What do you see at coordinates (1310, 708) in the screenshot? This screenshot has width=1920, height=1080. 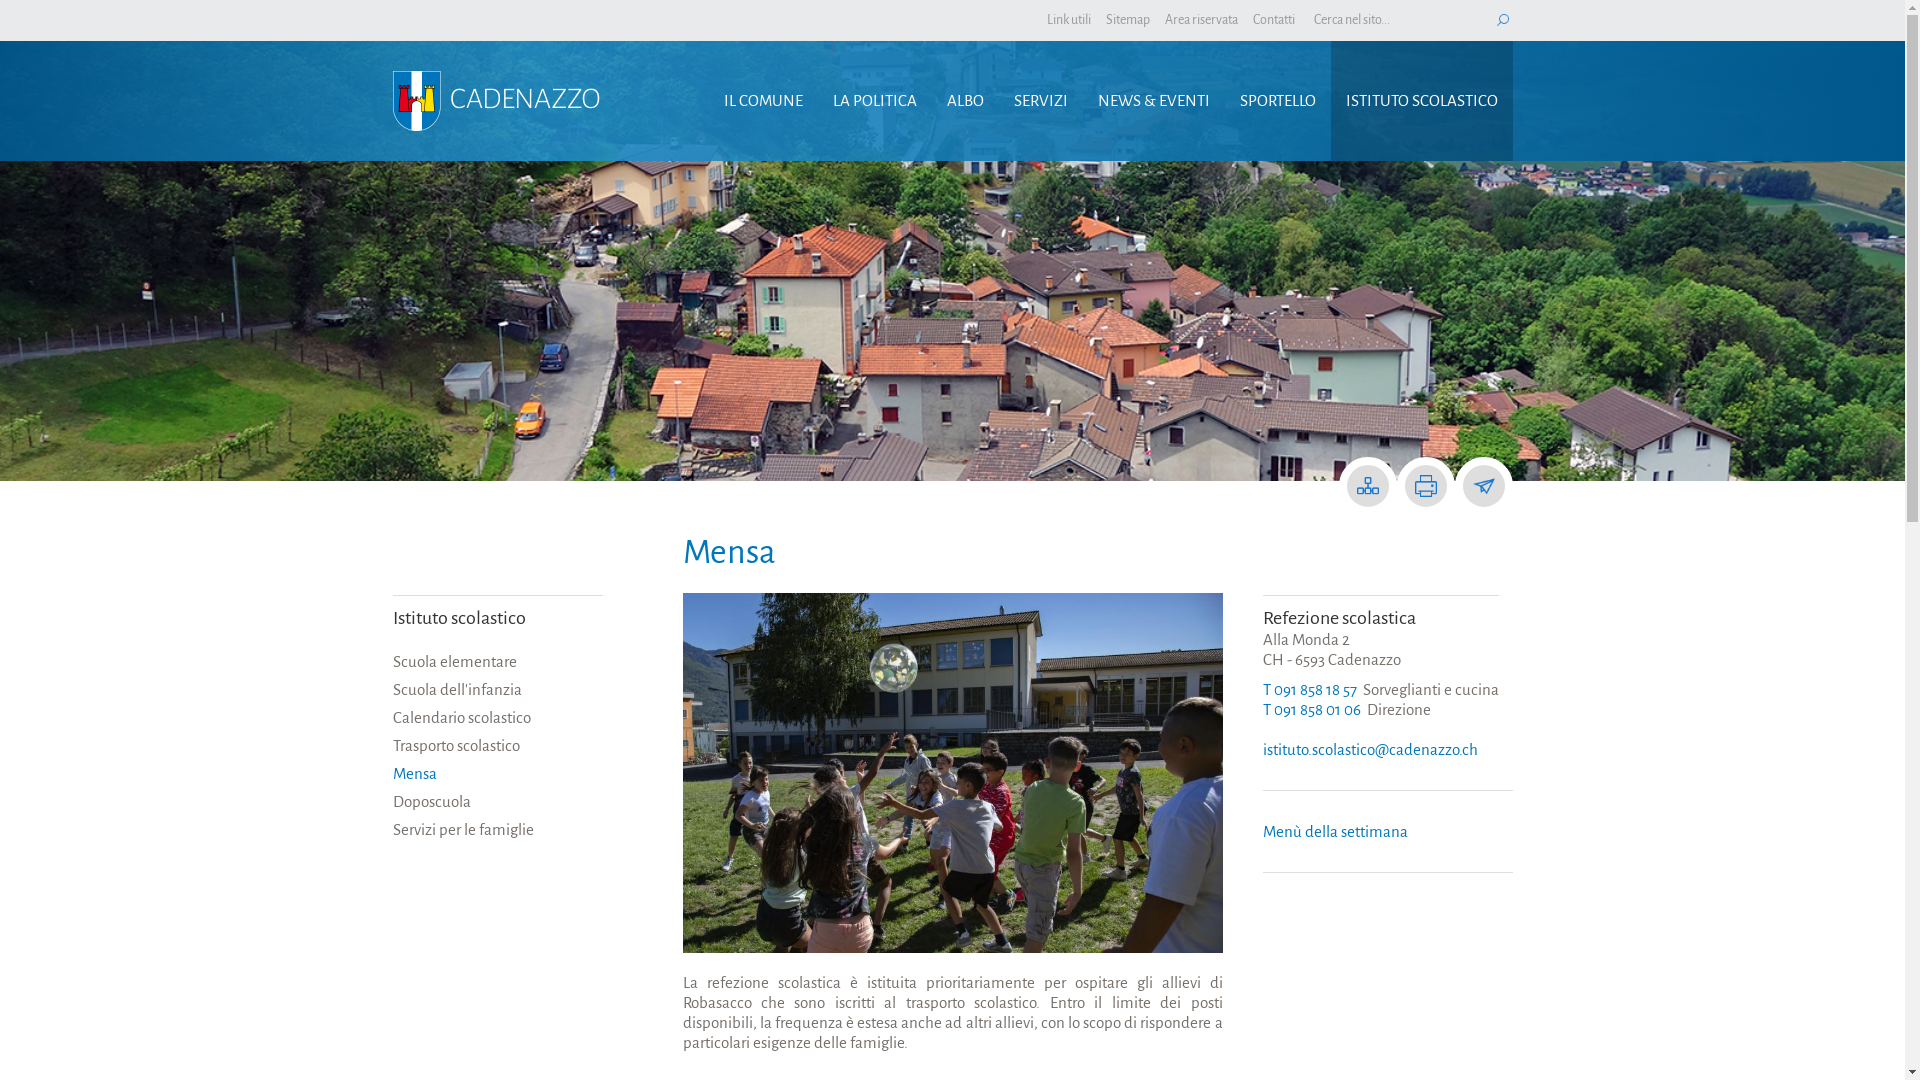 I see `'T 091 858 01 06'` at bounding box center [1310, 708].